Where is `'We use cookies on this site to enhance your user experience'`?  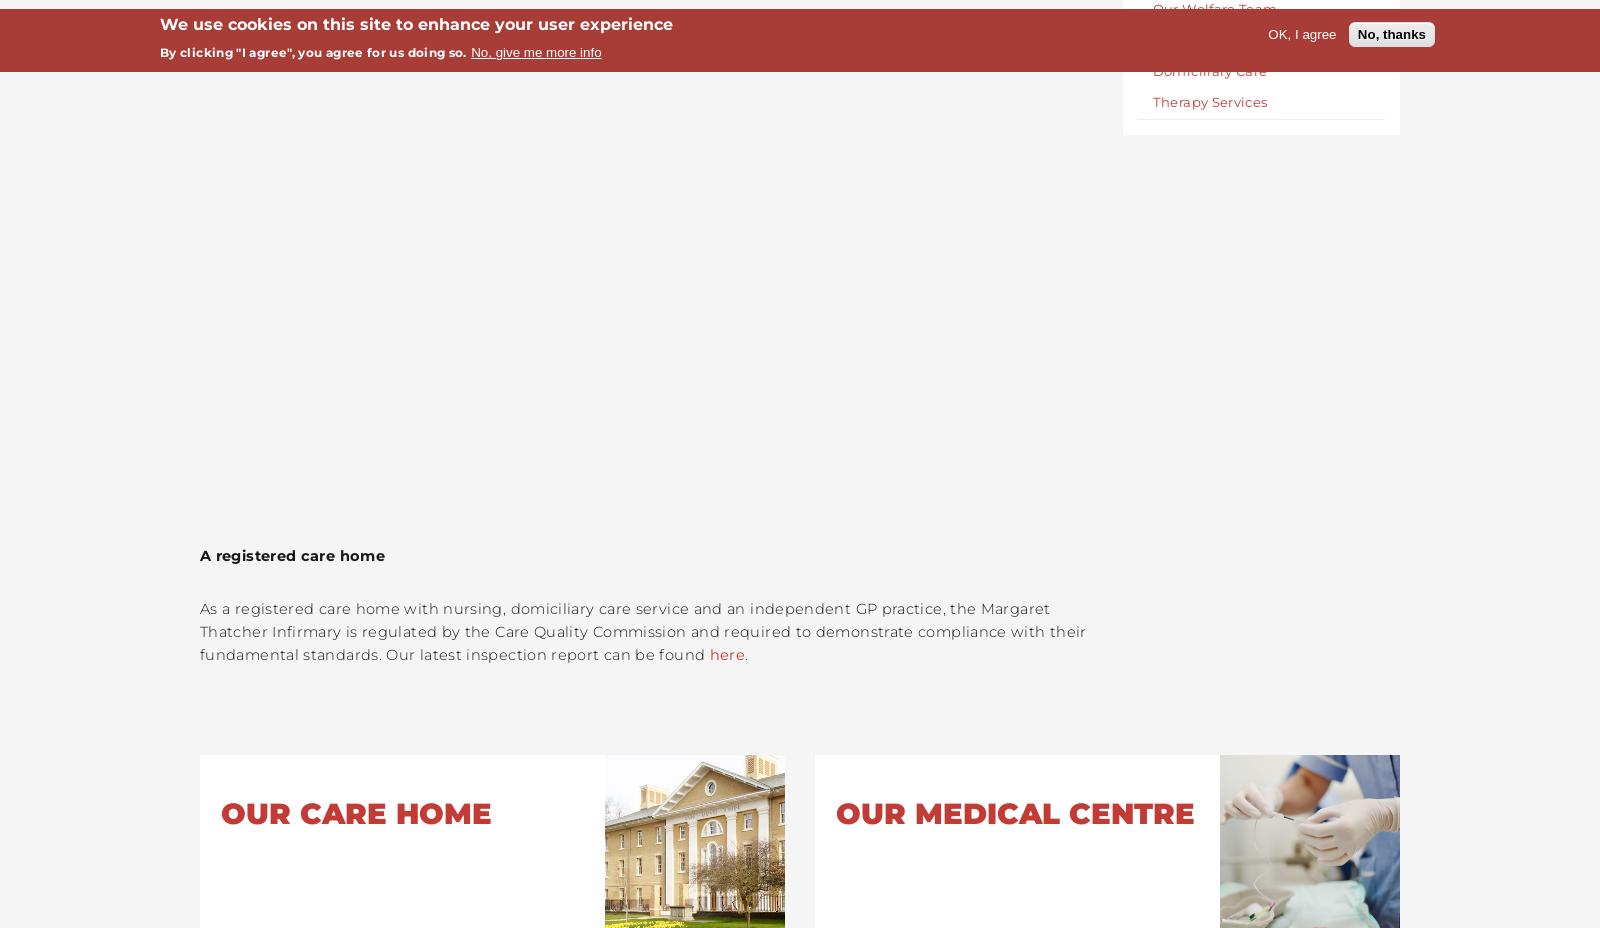
'We use cookies on this site to enhance your user experience' is located at coordinates (415, 23).